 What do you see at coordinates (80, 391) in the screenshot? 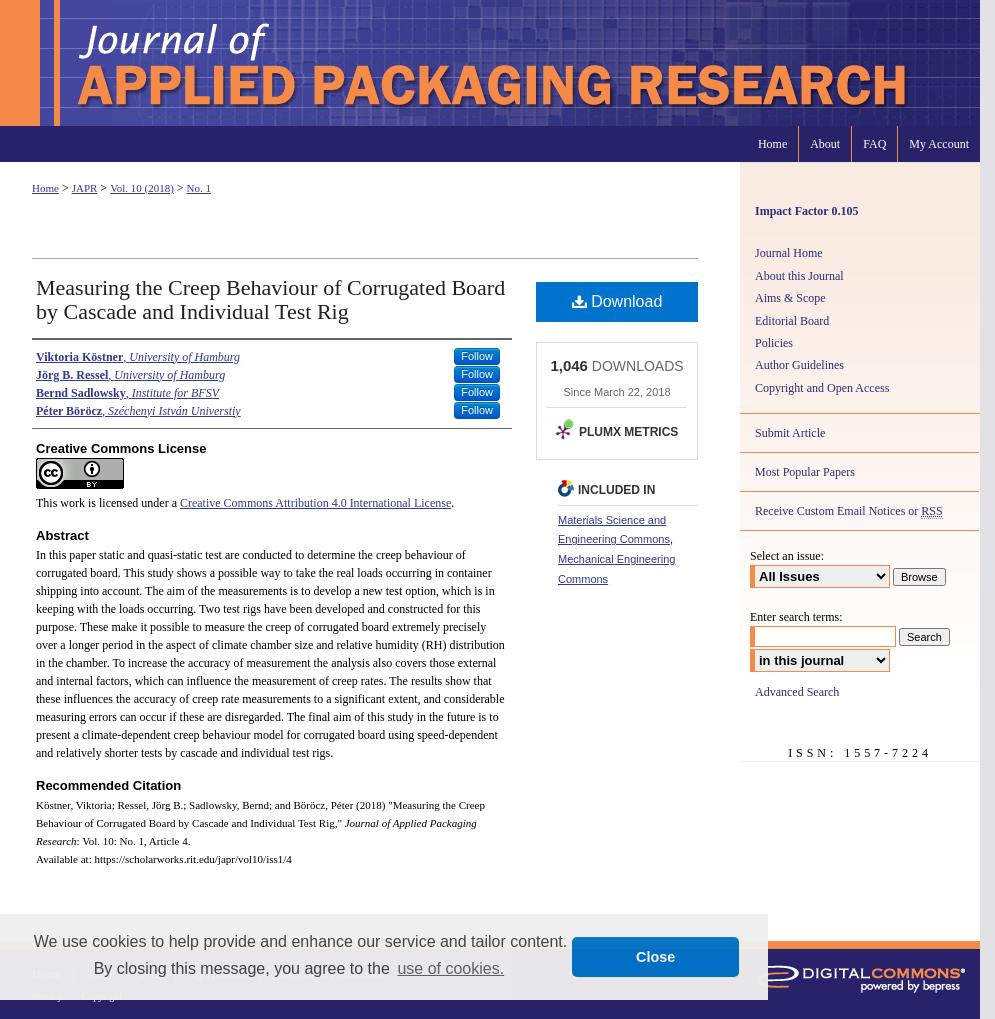
I see `'Bernd Sadlowsky'` at bounding box center [80, 391].